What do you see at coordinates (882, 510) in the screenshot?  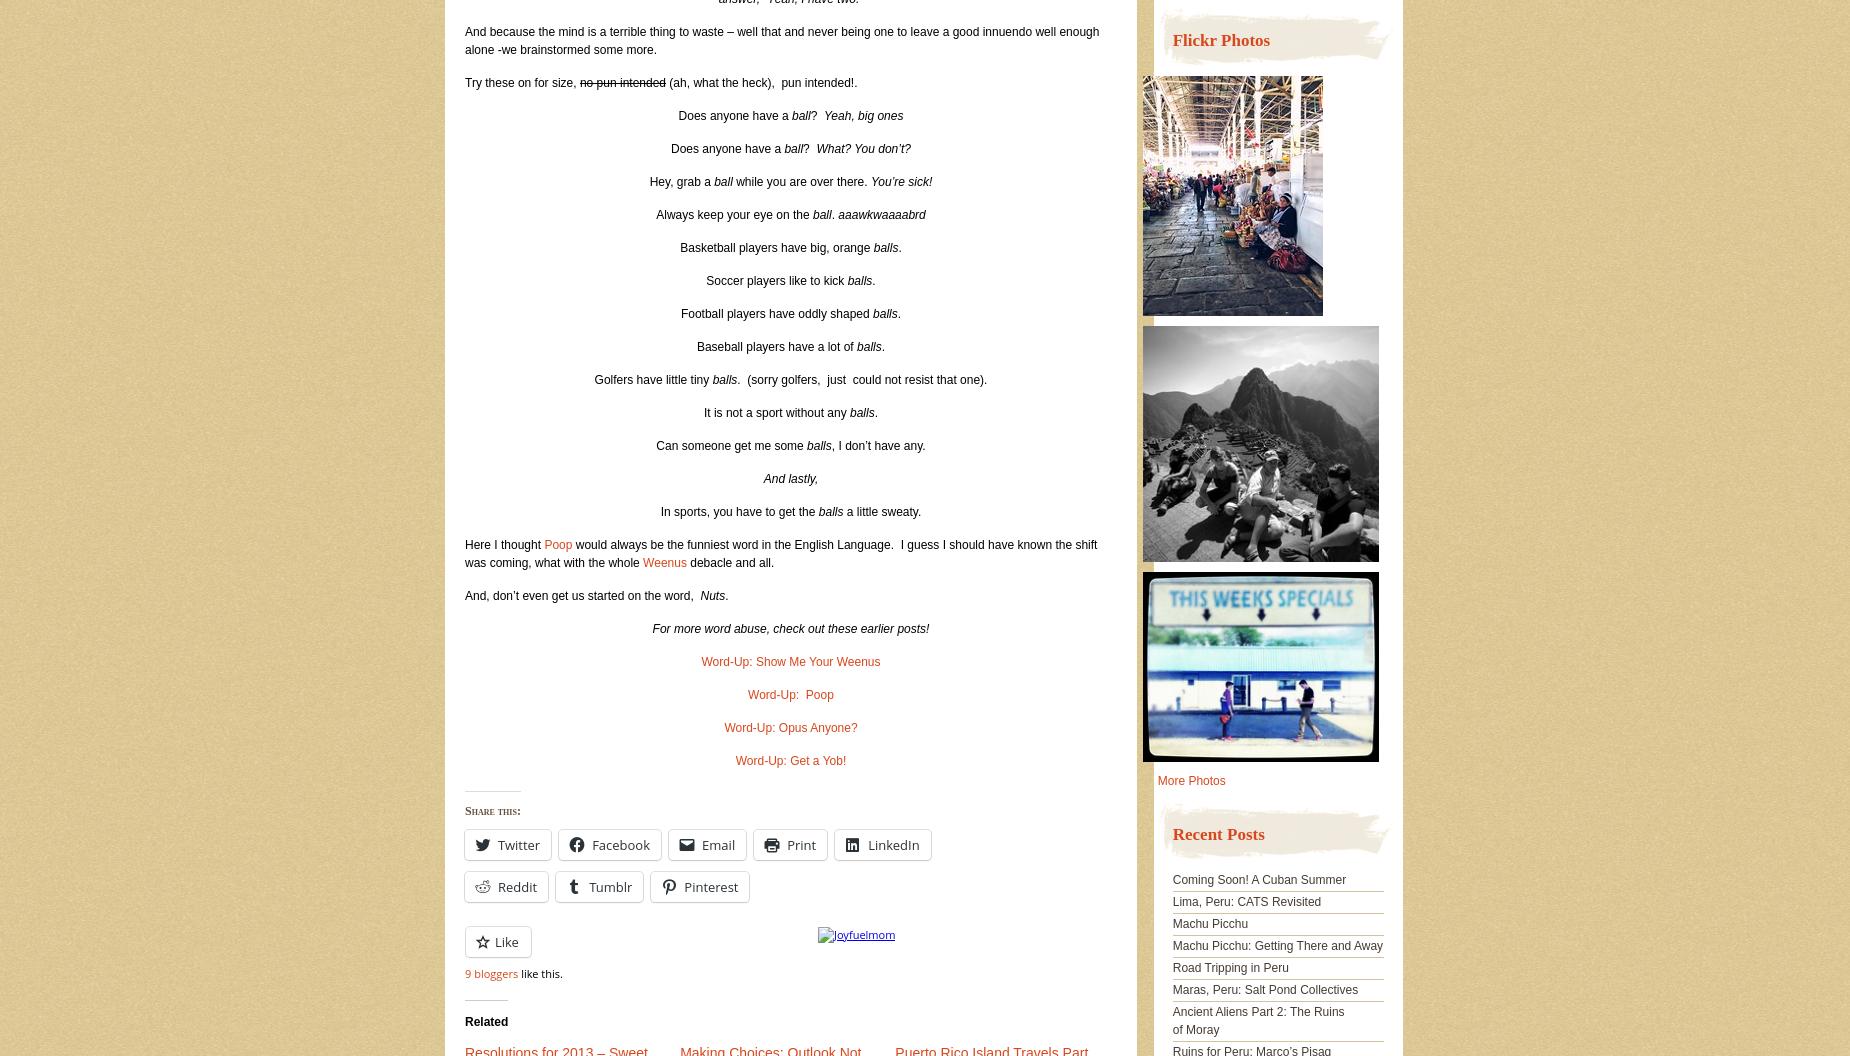 I see `'a little sweaty.'` at bounding box center [882, 510].